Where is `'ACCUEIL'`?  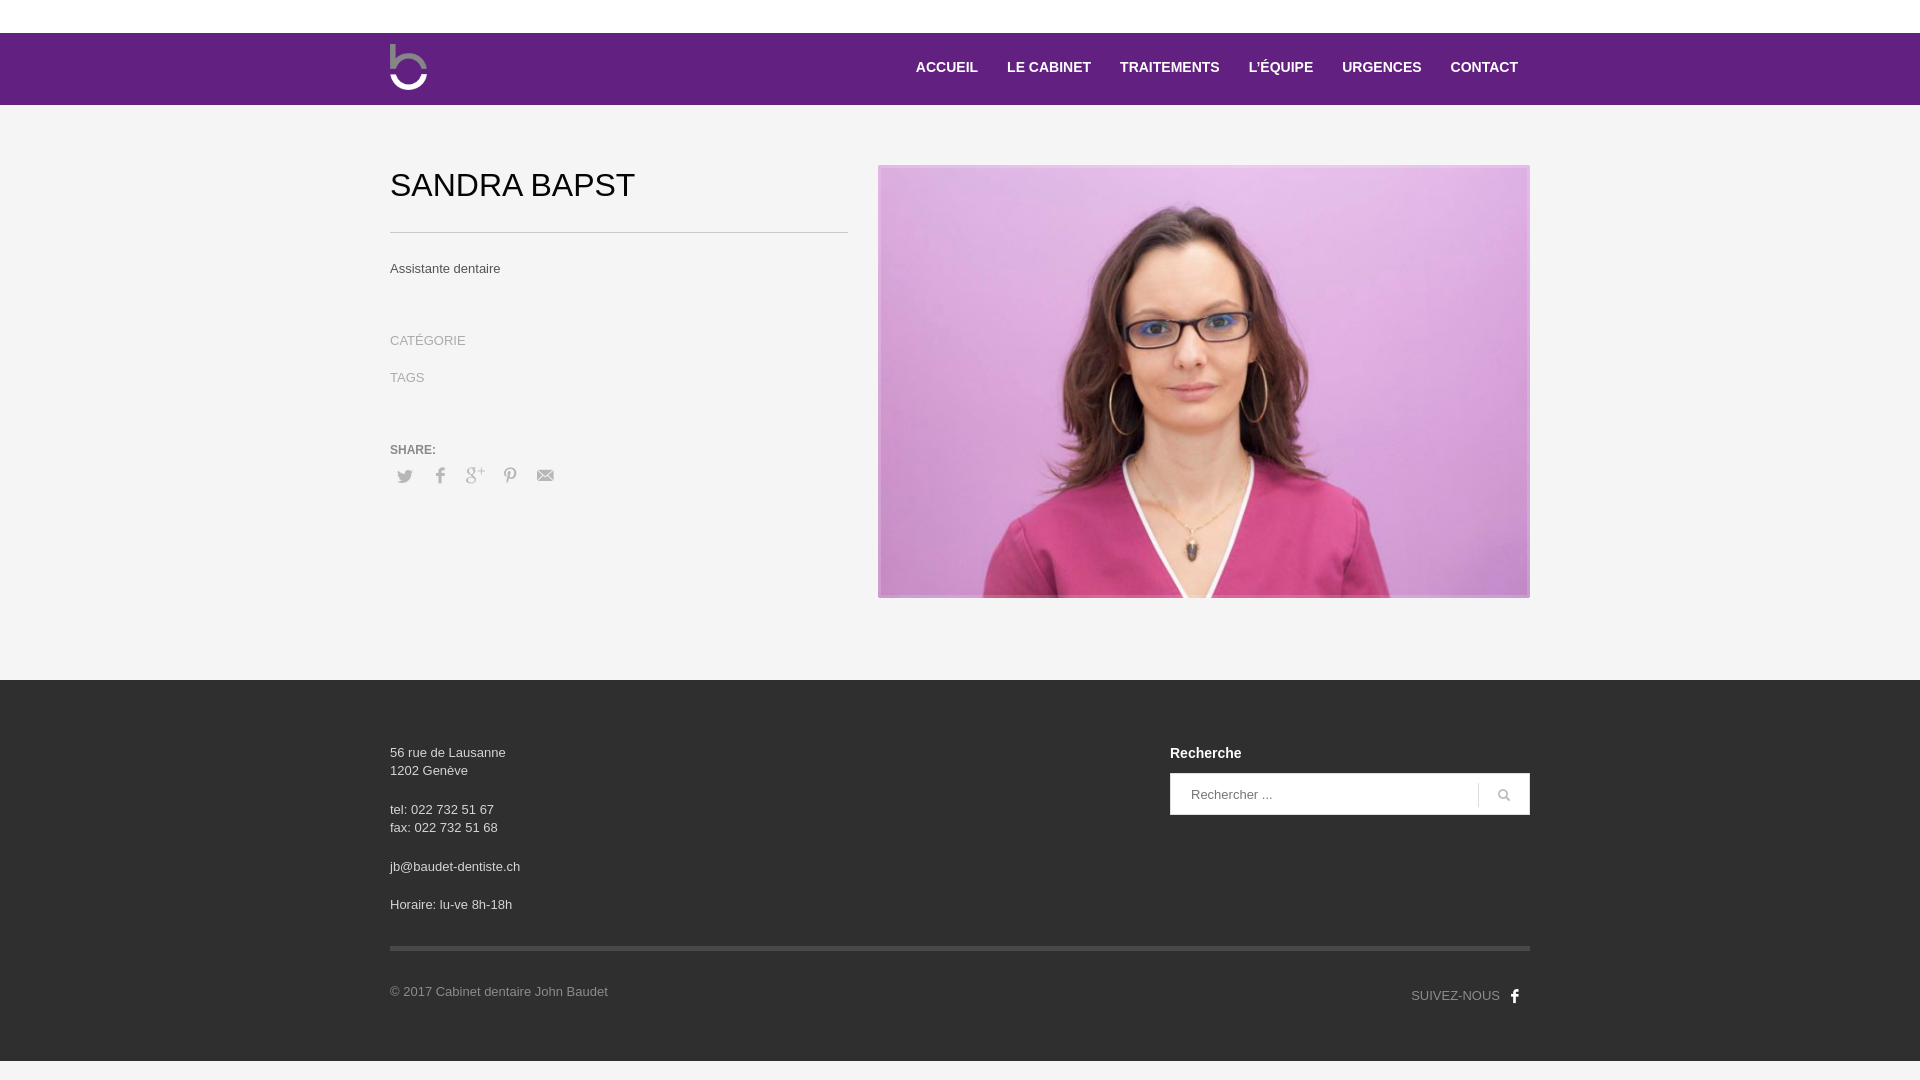
'ACCUEIL' is located at coordinates (945, 65).